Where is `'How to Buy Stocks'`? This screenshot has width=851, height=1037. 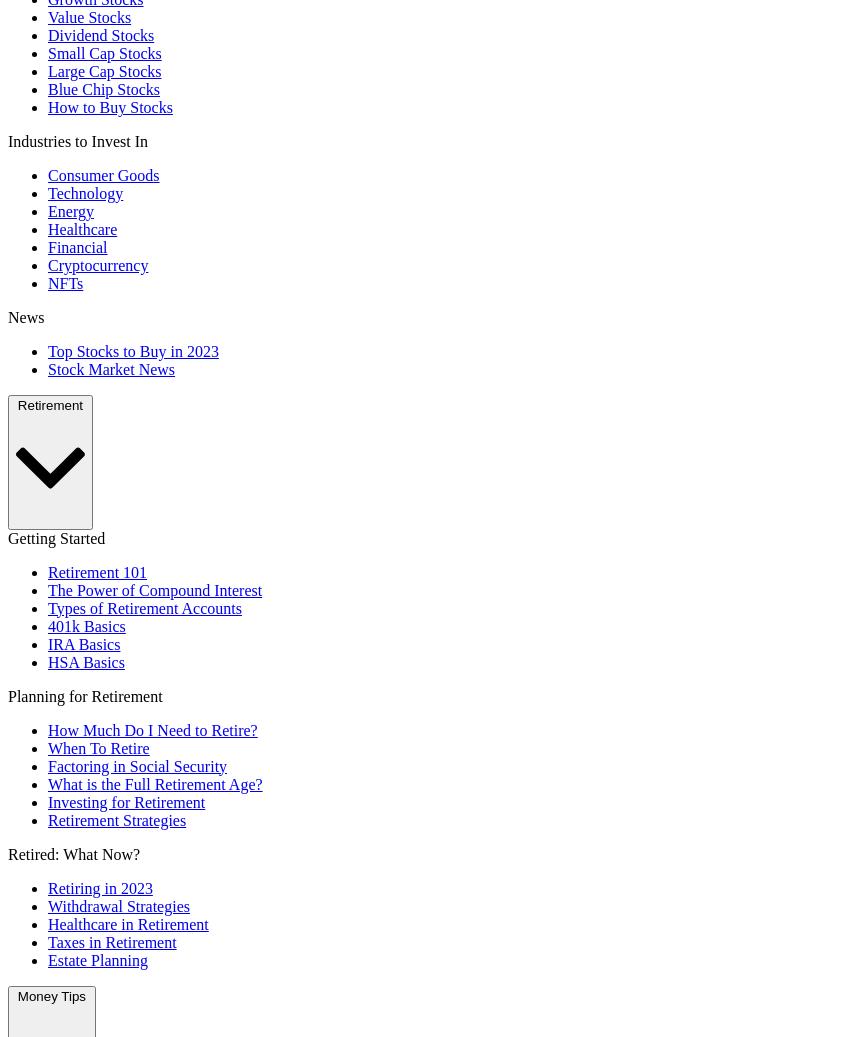 'How to Buy Stocks' is located at coordinates (109, 106).